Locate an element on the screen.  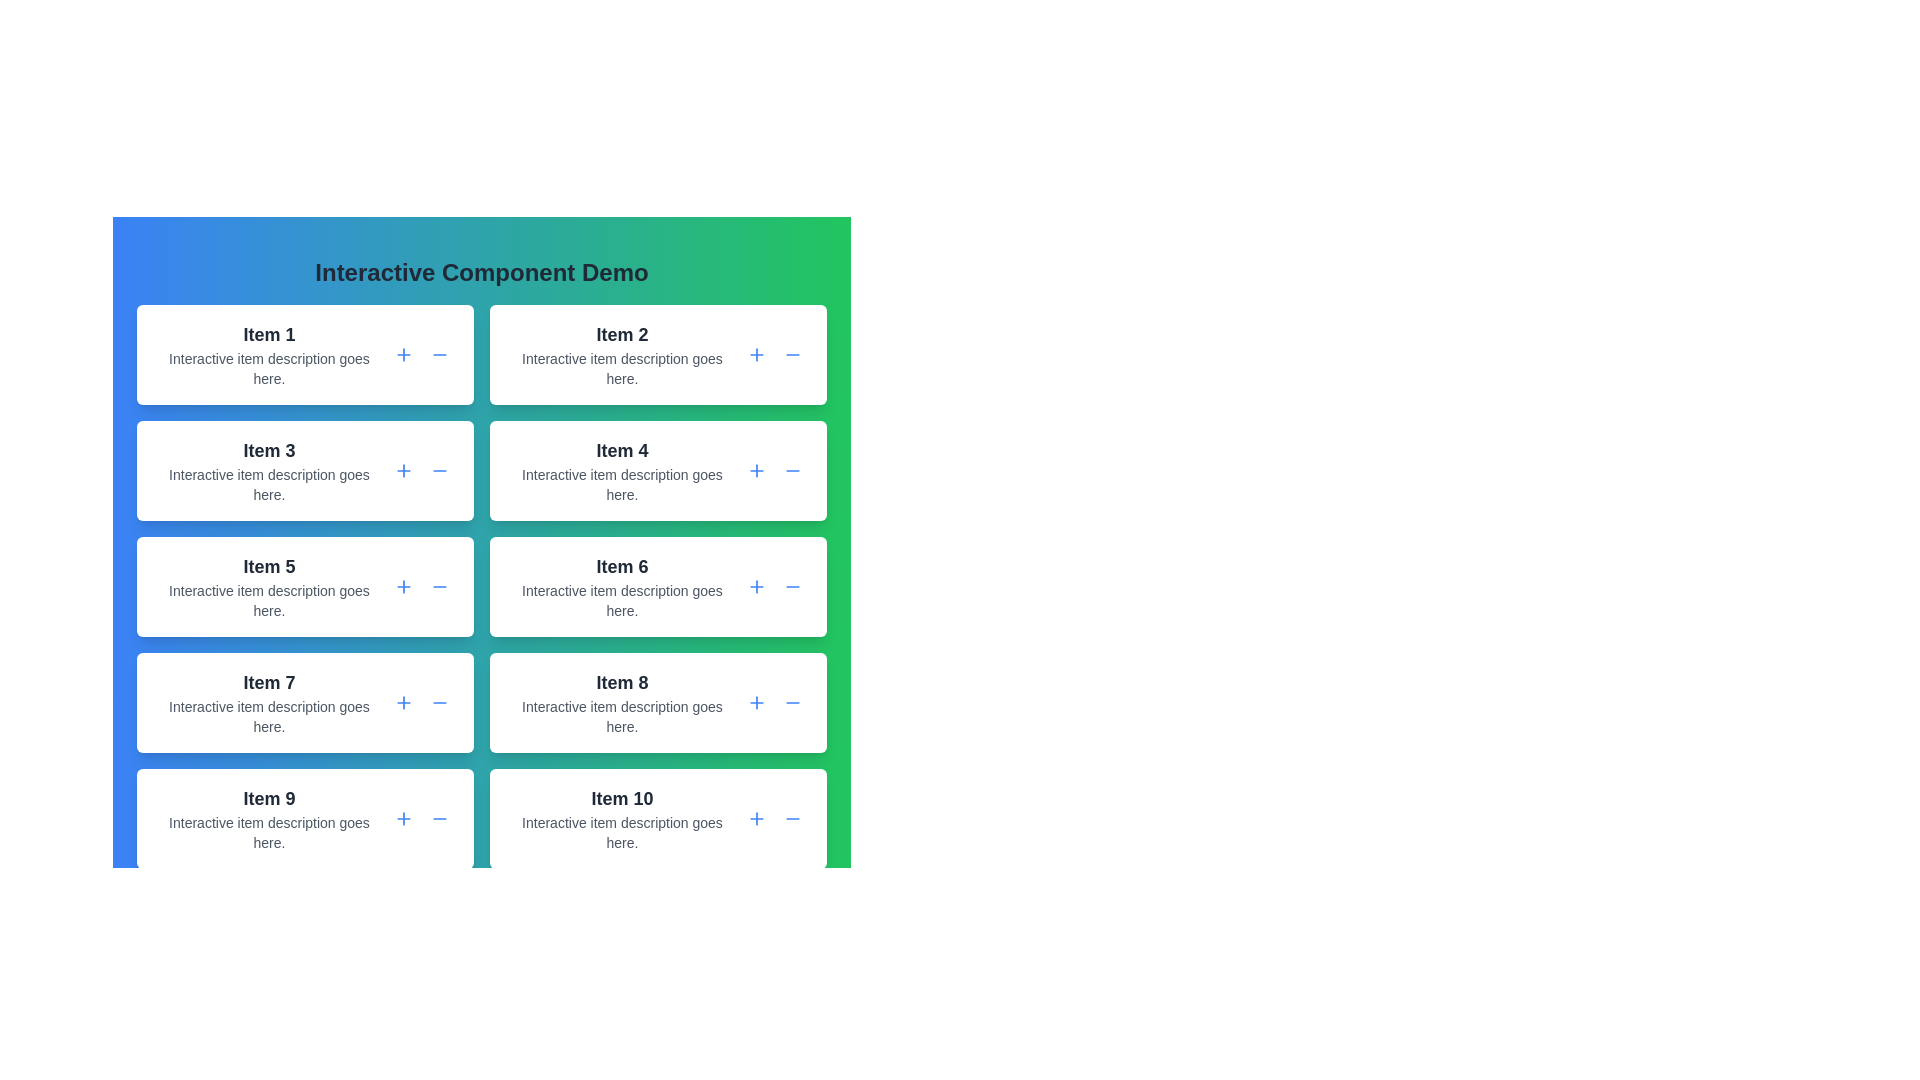
the text block styled in a smaller gray font containing the text 'Interactive item description goes here.' located below 'Item 10' in the bottom-right card of the grid layout is located at coordinates (621, 833).